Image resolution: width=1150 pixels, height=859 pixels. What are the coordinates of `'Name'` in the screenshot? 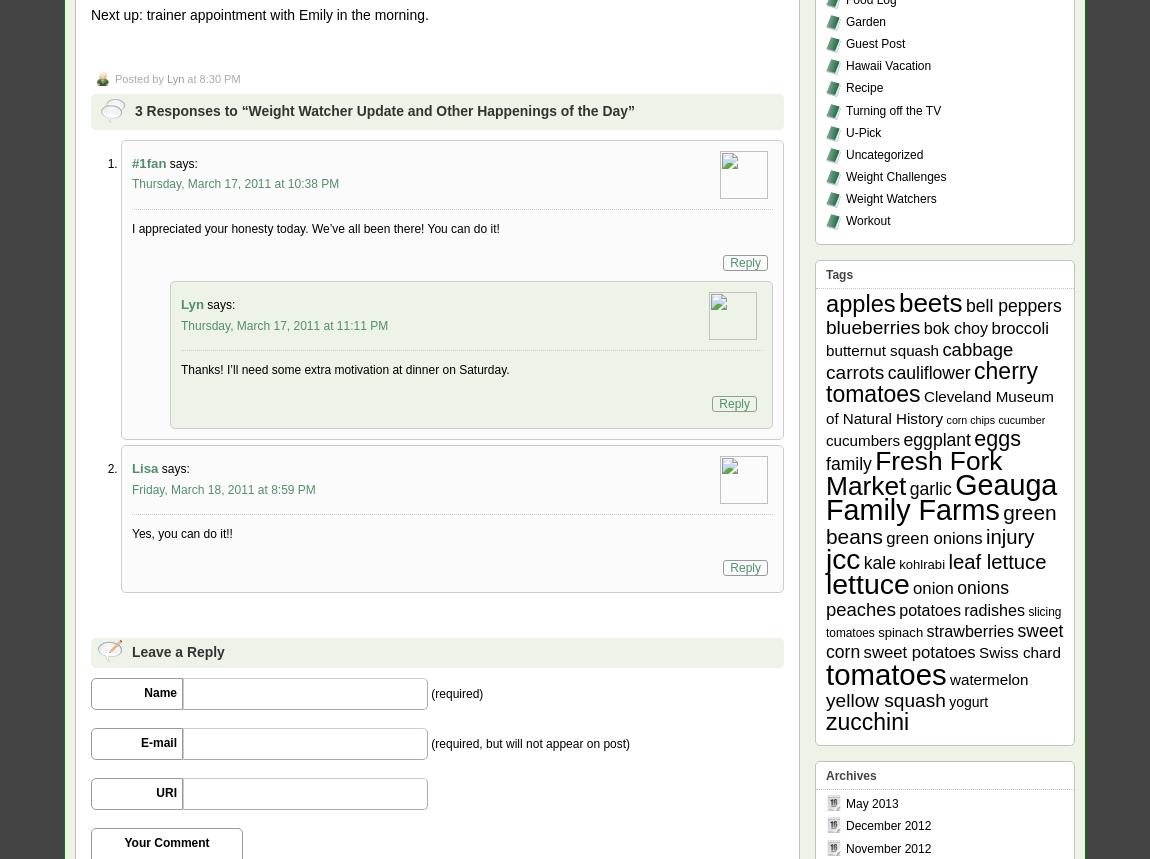 It's located at (159, 692).